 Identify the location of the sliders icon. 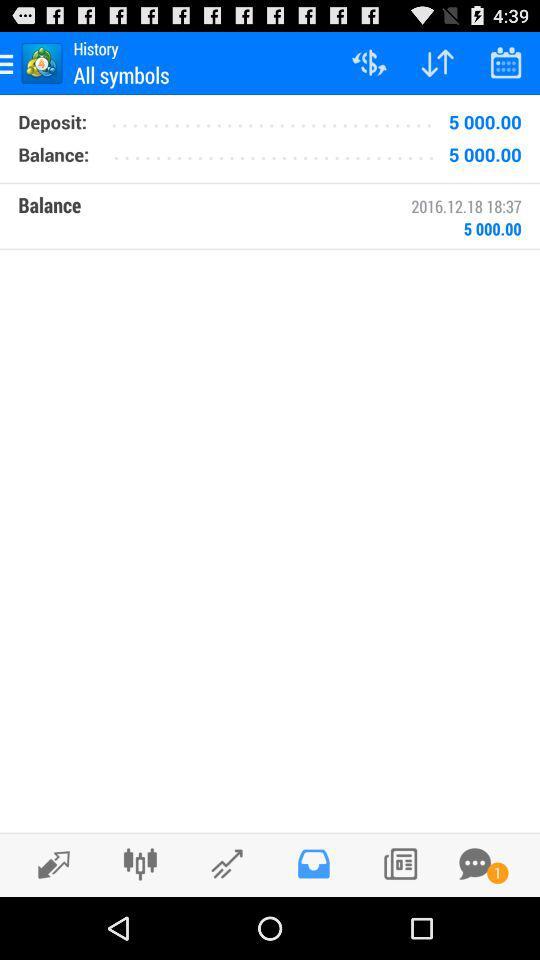
(139, 924).